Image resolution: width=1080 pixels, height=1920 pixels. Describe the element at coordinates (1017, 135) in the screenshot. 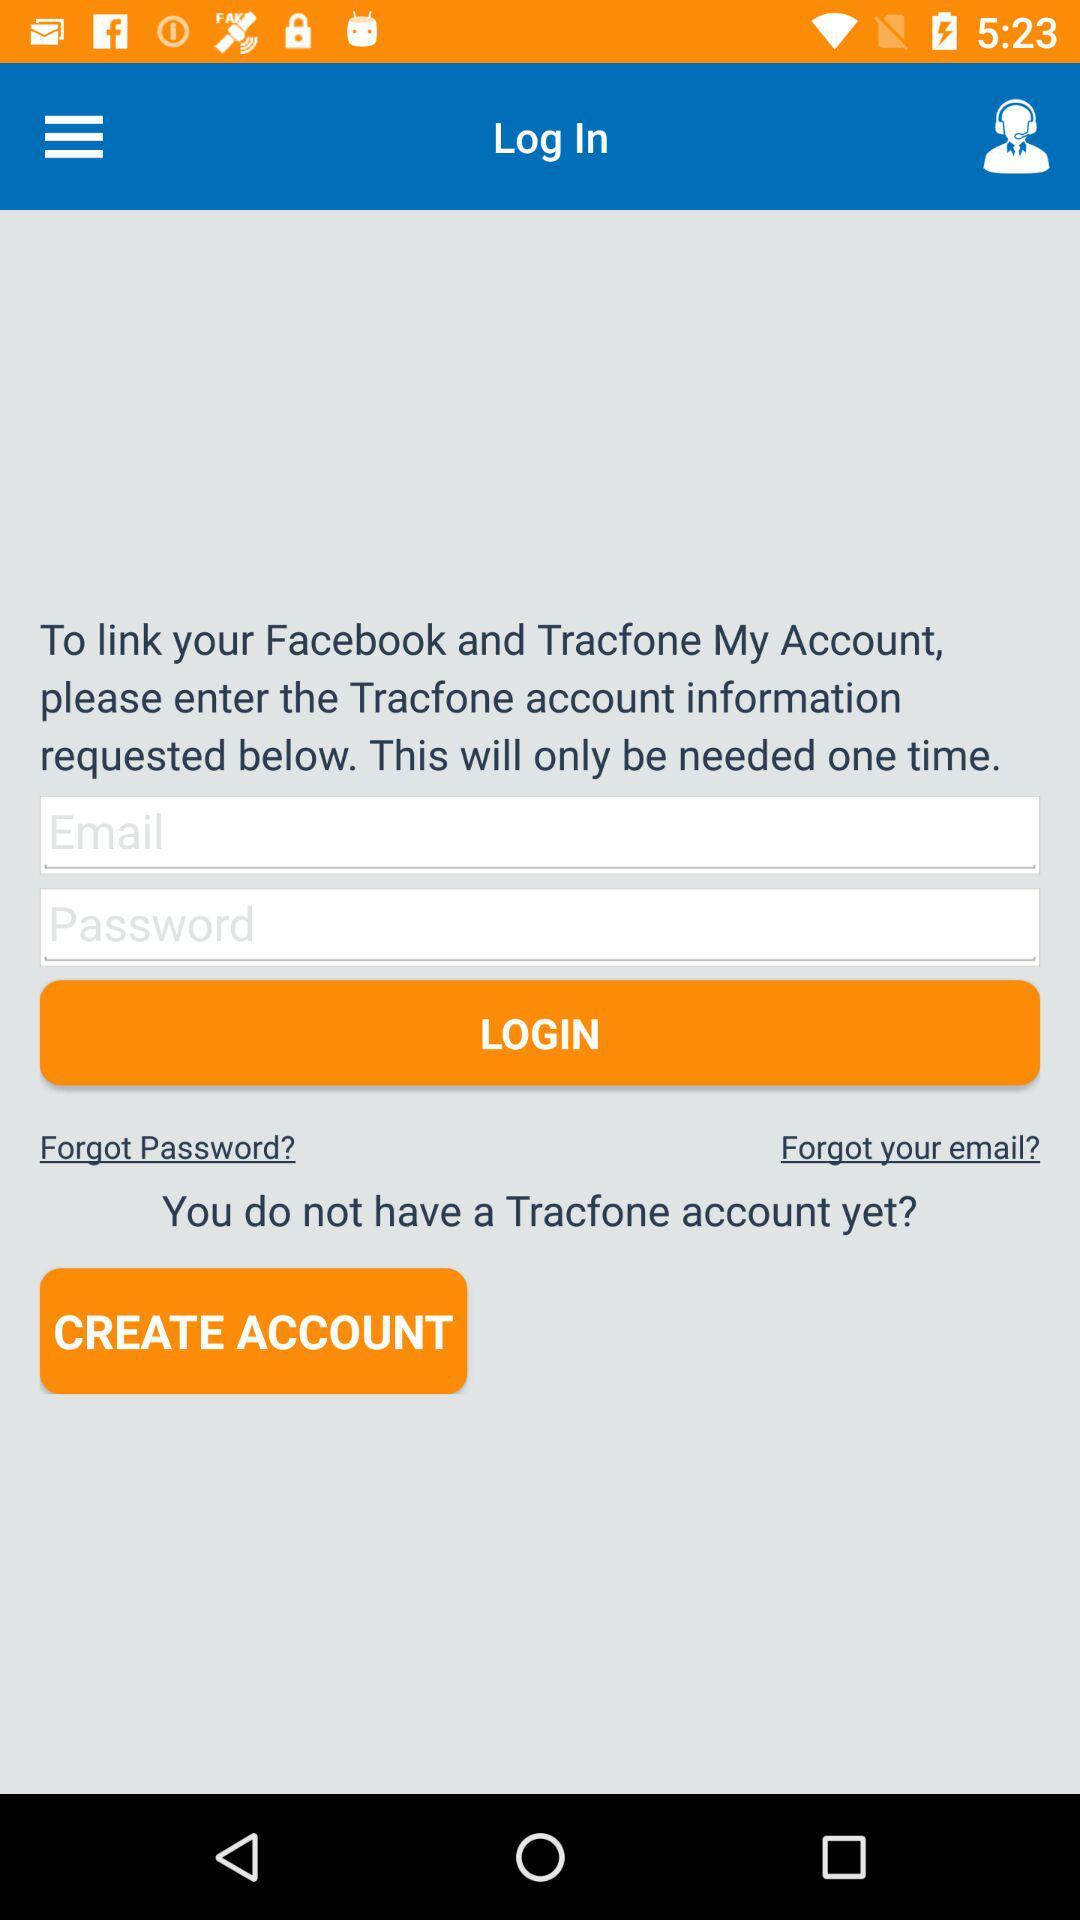

I see `the item above to link your item` at that location.